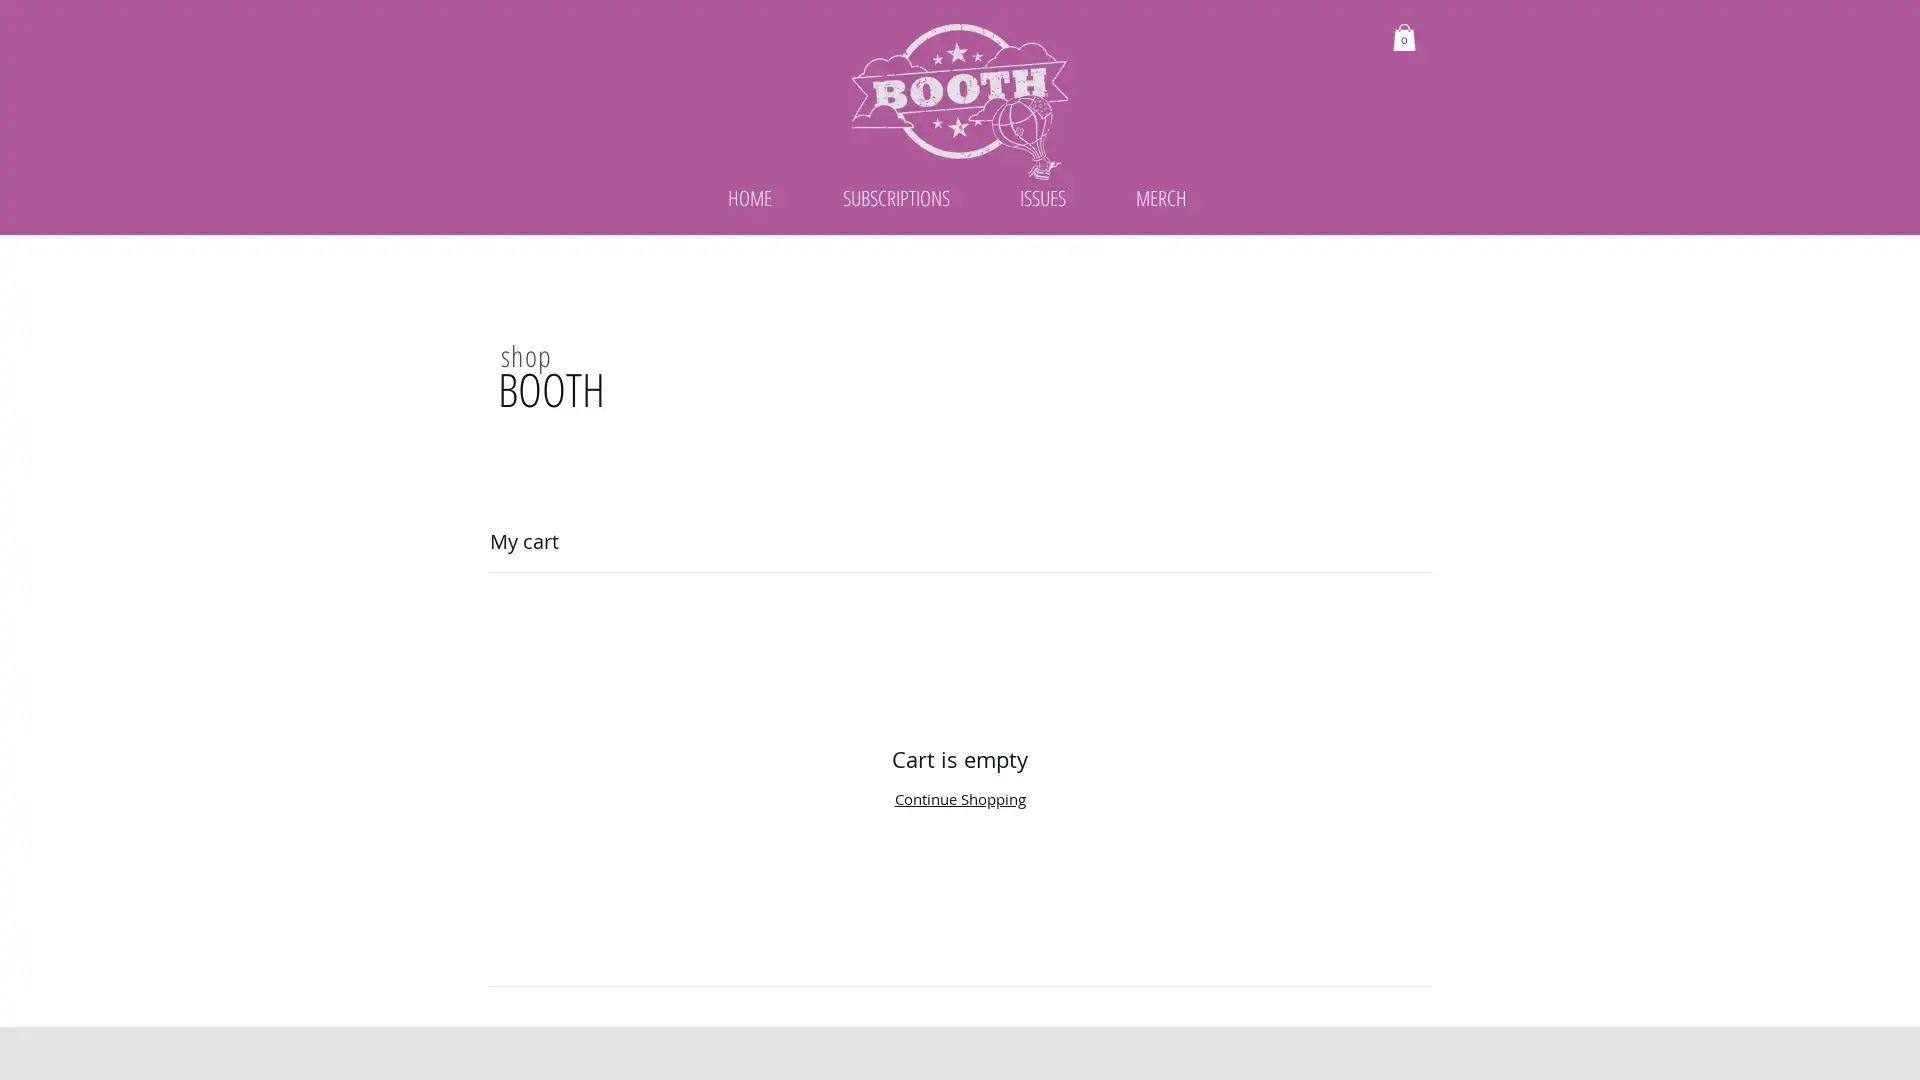 The width and height of the screenshot is (1920, 1080). I want to click on Cart with 0 items, so click(1403, 37).